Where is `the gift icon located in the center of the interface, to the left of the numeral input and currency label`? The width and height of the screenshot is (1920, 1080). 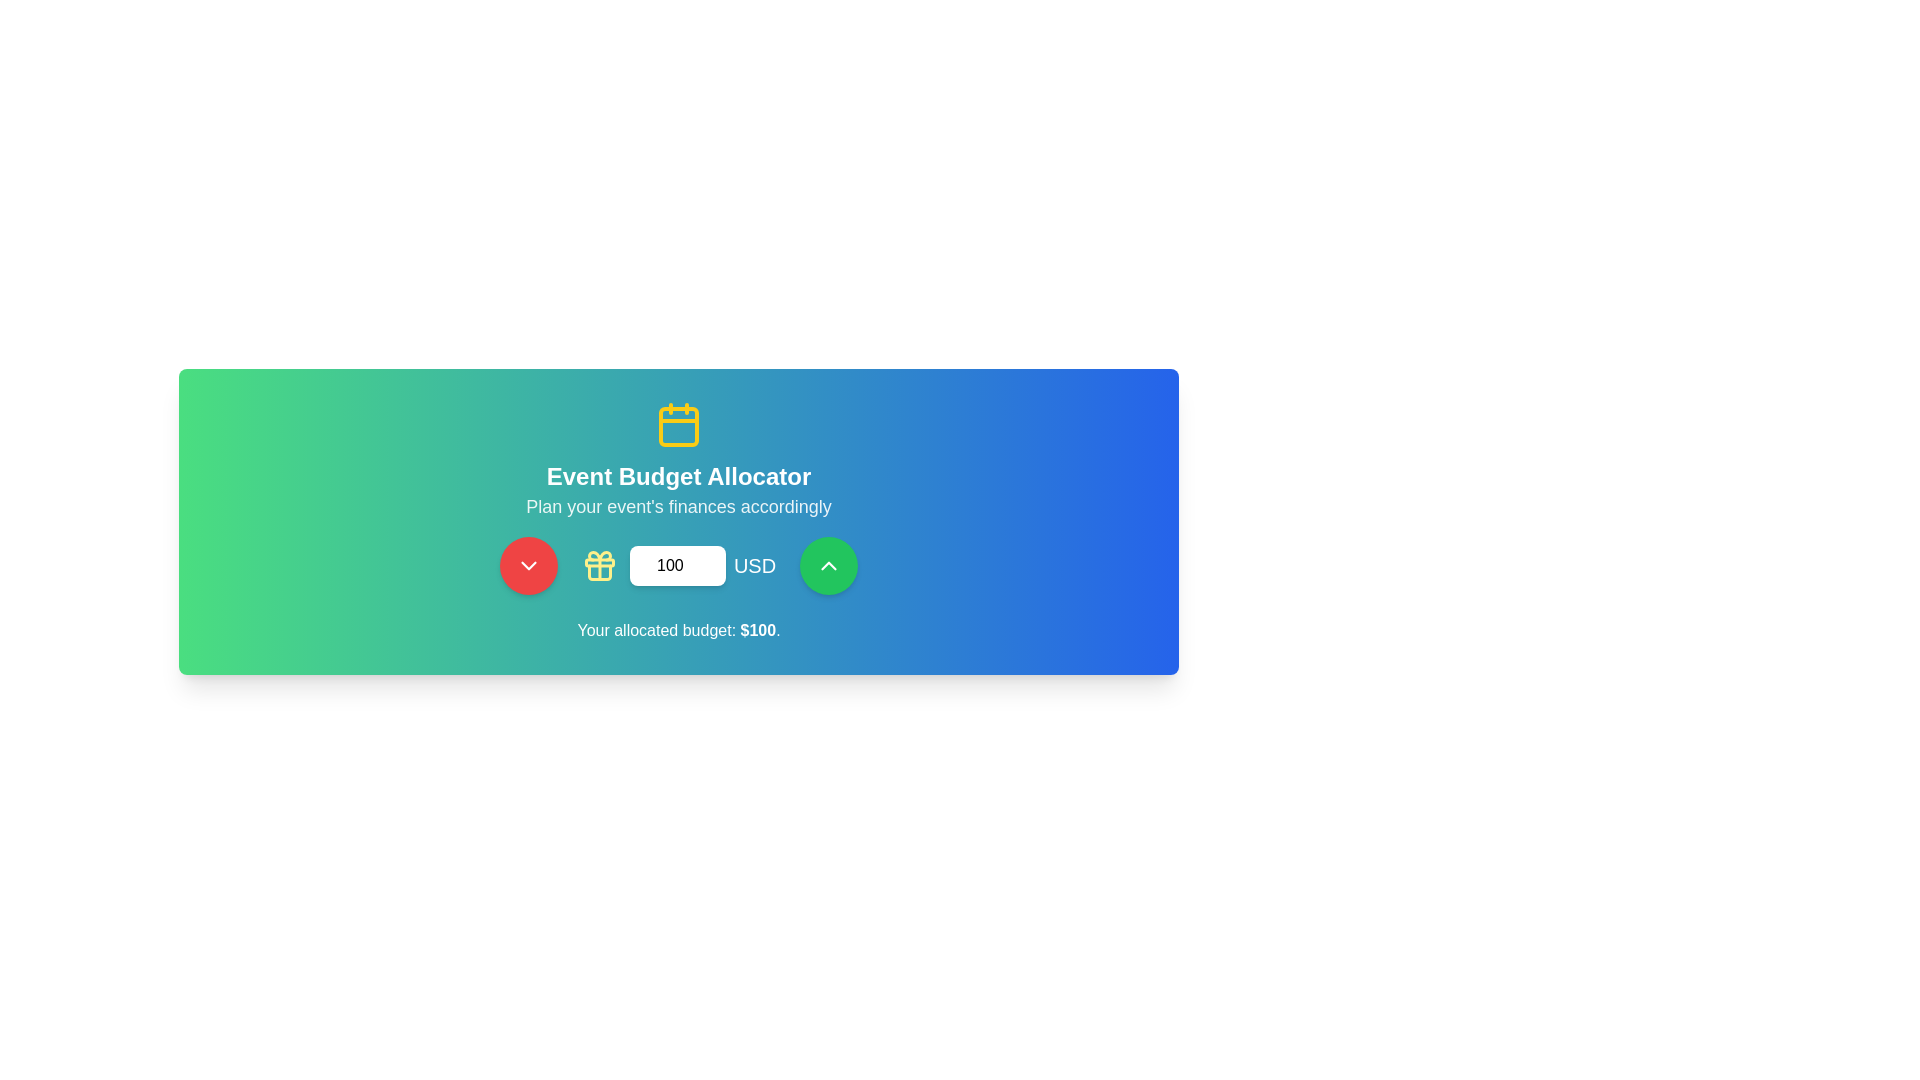
the gift icon located in the center of the interface, to the left of the numeral input and currency label is located at coordinates (598, 566).